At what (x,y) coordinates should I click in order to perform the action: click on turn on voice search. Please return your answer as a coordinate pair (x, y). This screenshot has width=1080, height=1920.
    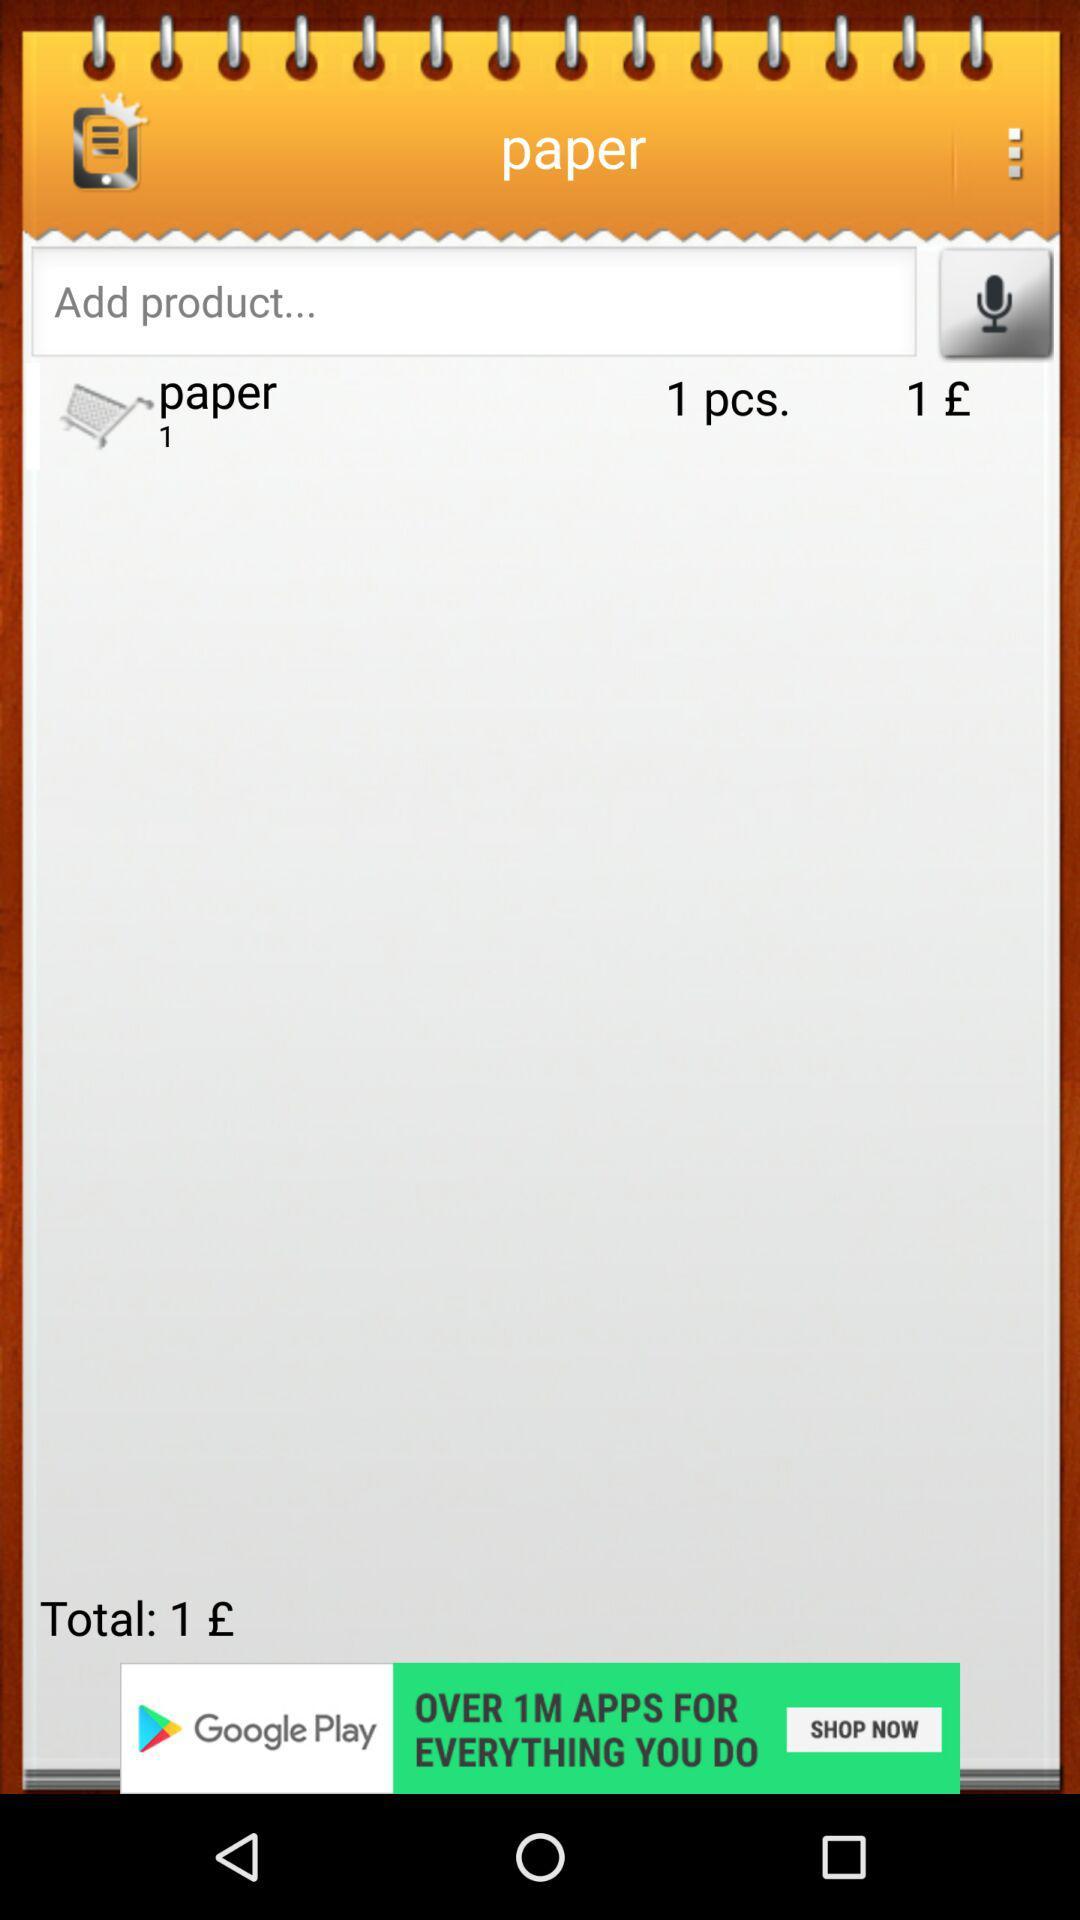
    Looking at the image, I should click on (994, 302).